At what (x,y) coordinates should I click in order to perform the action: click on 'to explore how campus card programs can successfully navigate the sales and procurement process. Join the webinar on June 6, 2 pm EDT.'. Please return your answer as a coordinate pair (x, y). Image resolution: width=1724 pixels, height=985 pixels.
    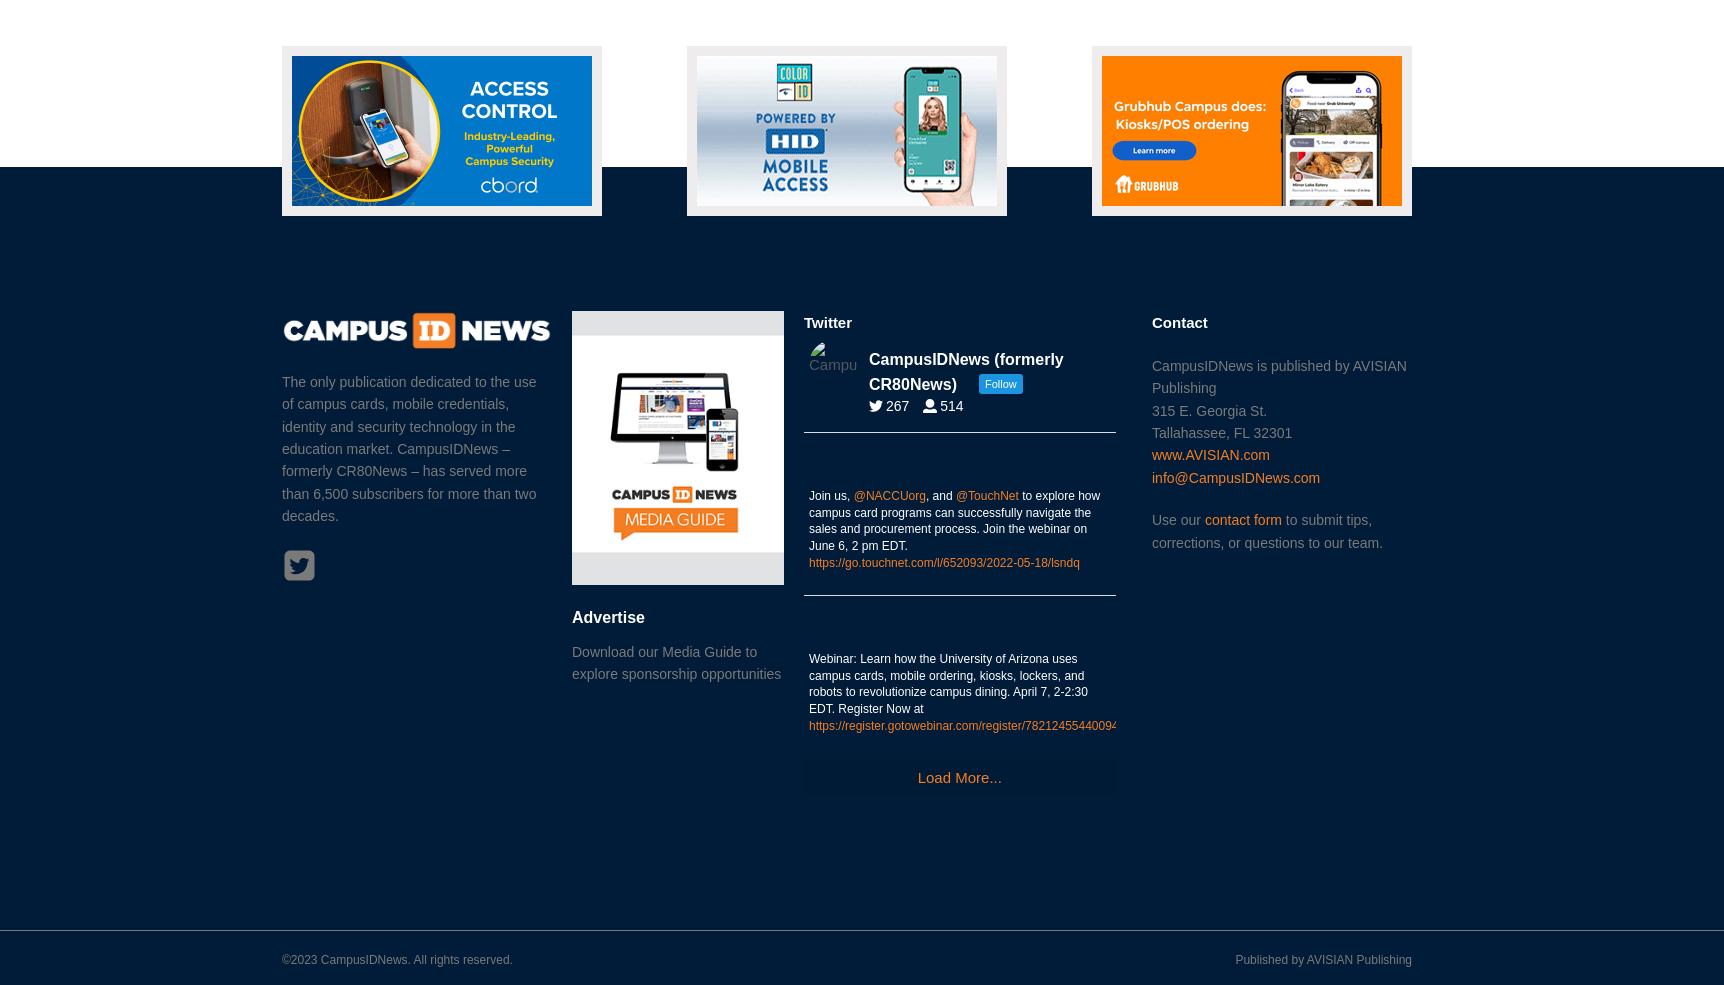
    Looking at the image, I should click on (953, 520).